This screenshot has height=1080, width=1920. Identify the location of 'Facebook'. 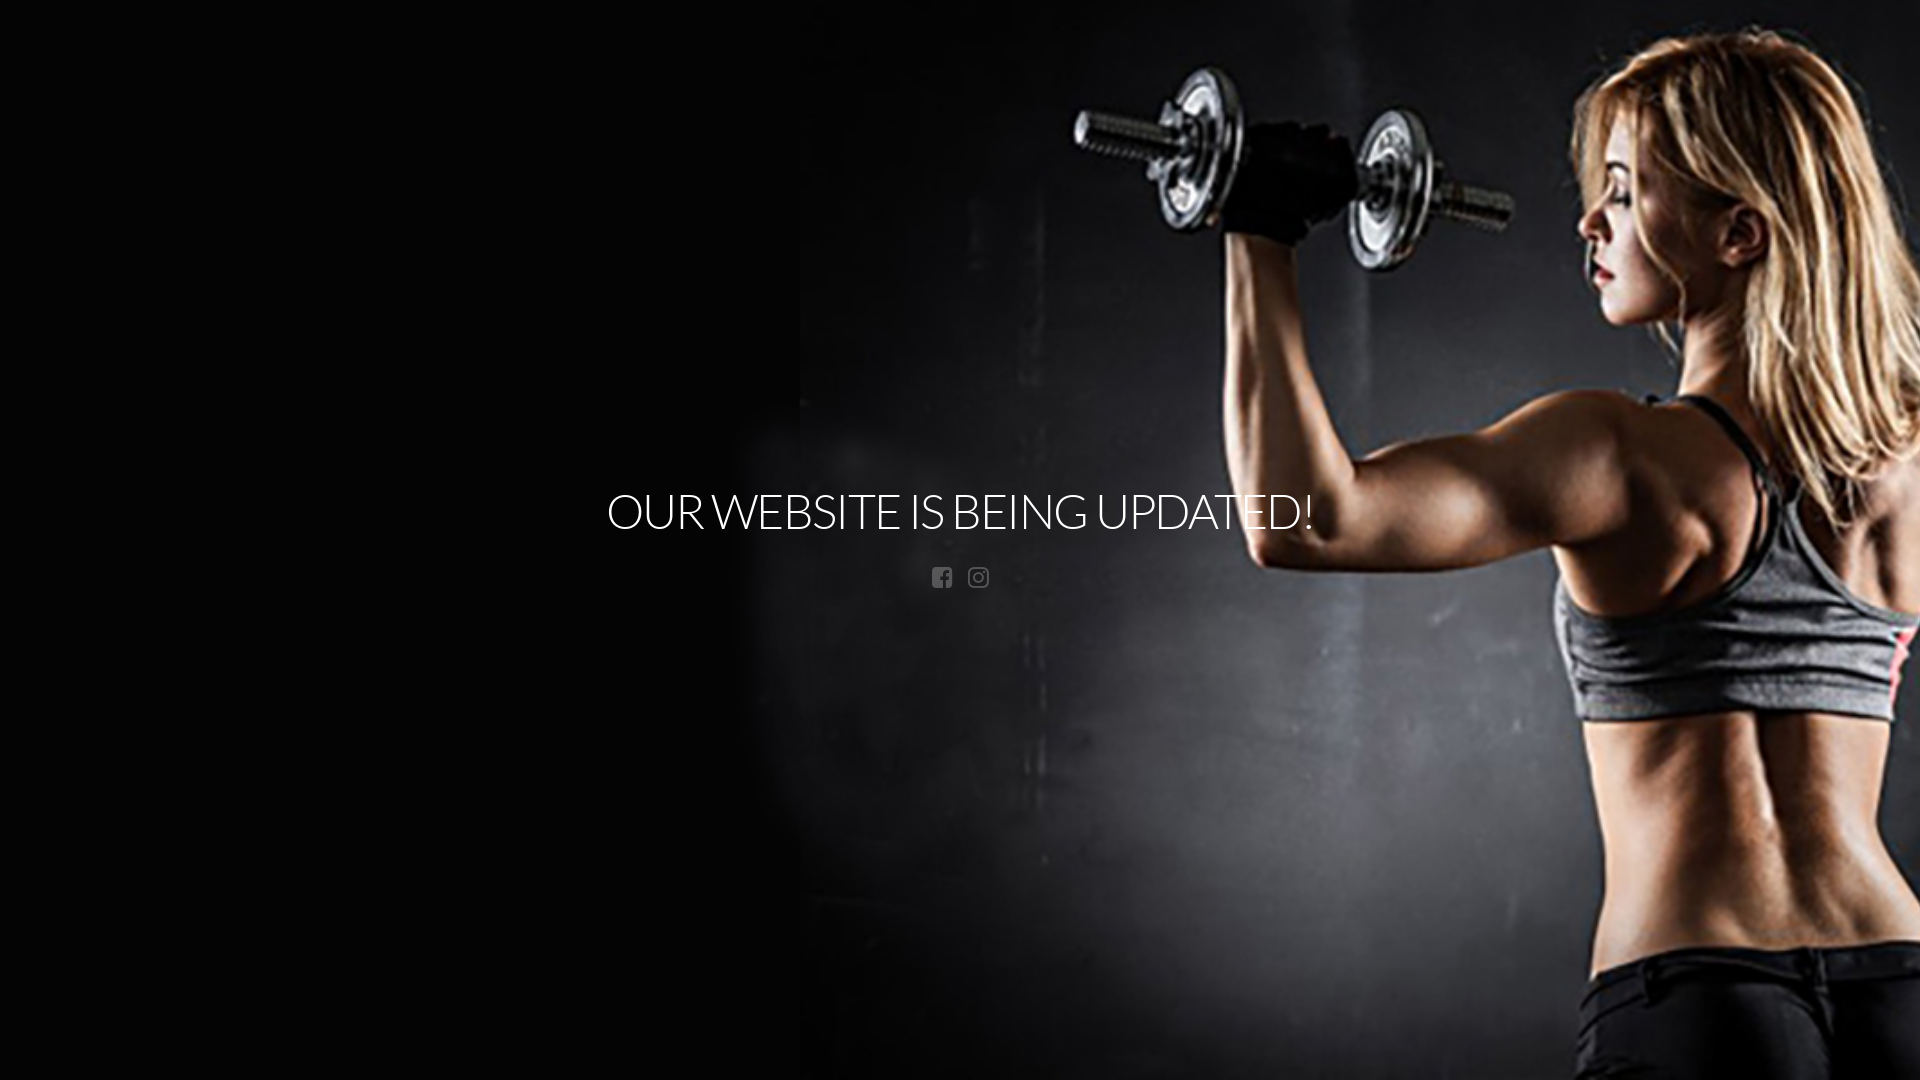
(941, 577).